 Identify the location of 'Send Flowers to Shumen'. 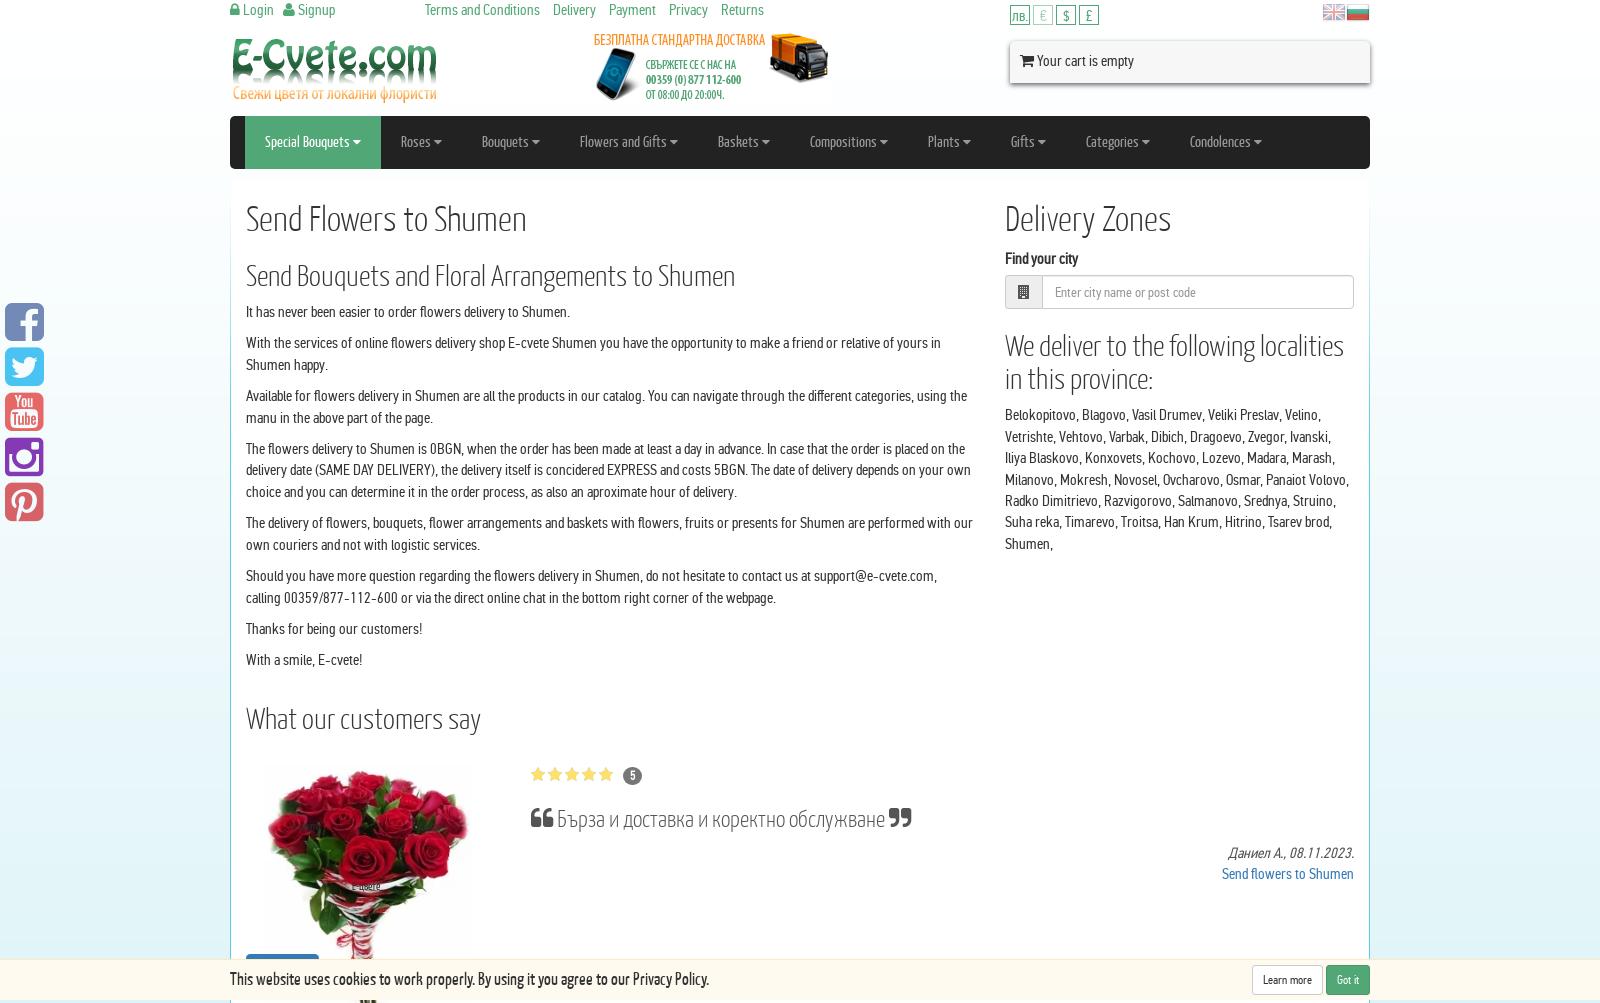
(386, 218).